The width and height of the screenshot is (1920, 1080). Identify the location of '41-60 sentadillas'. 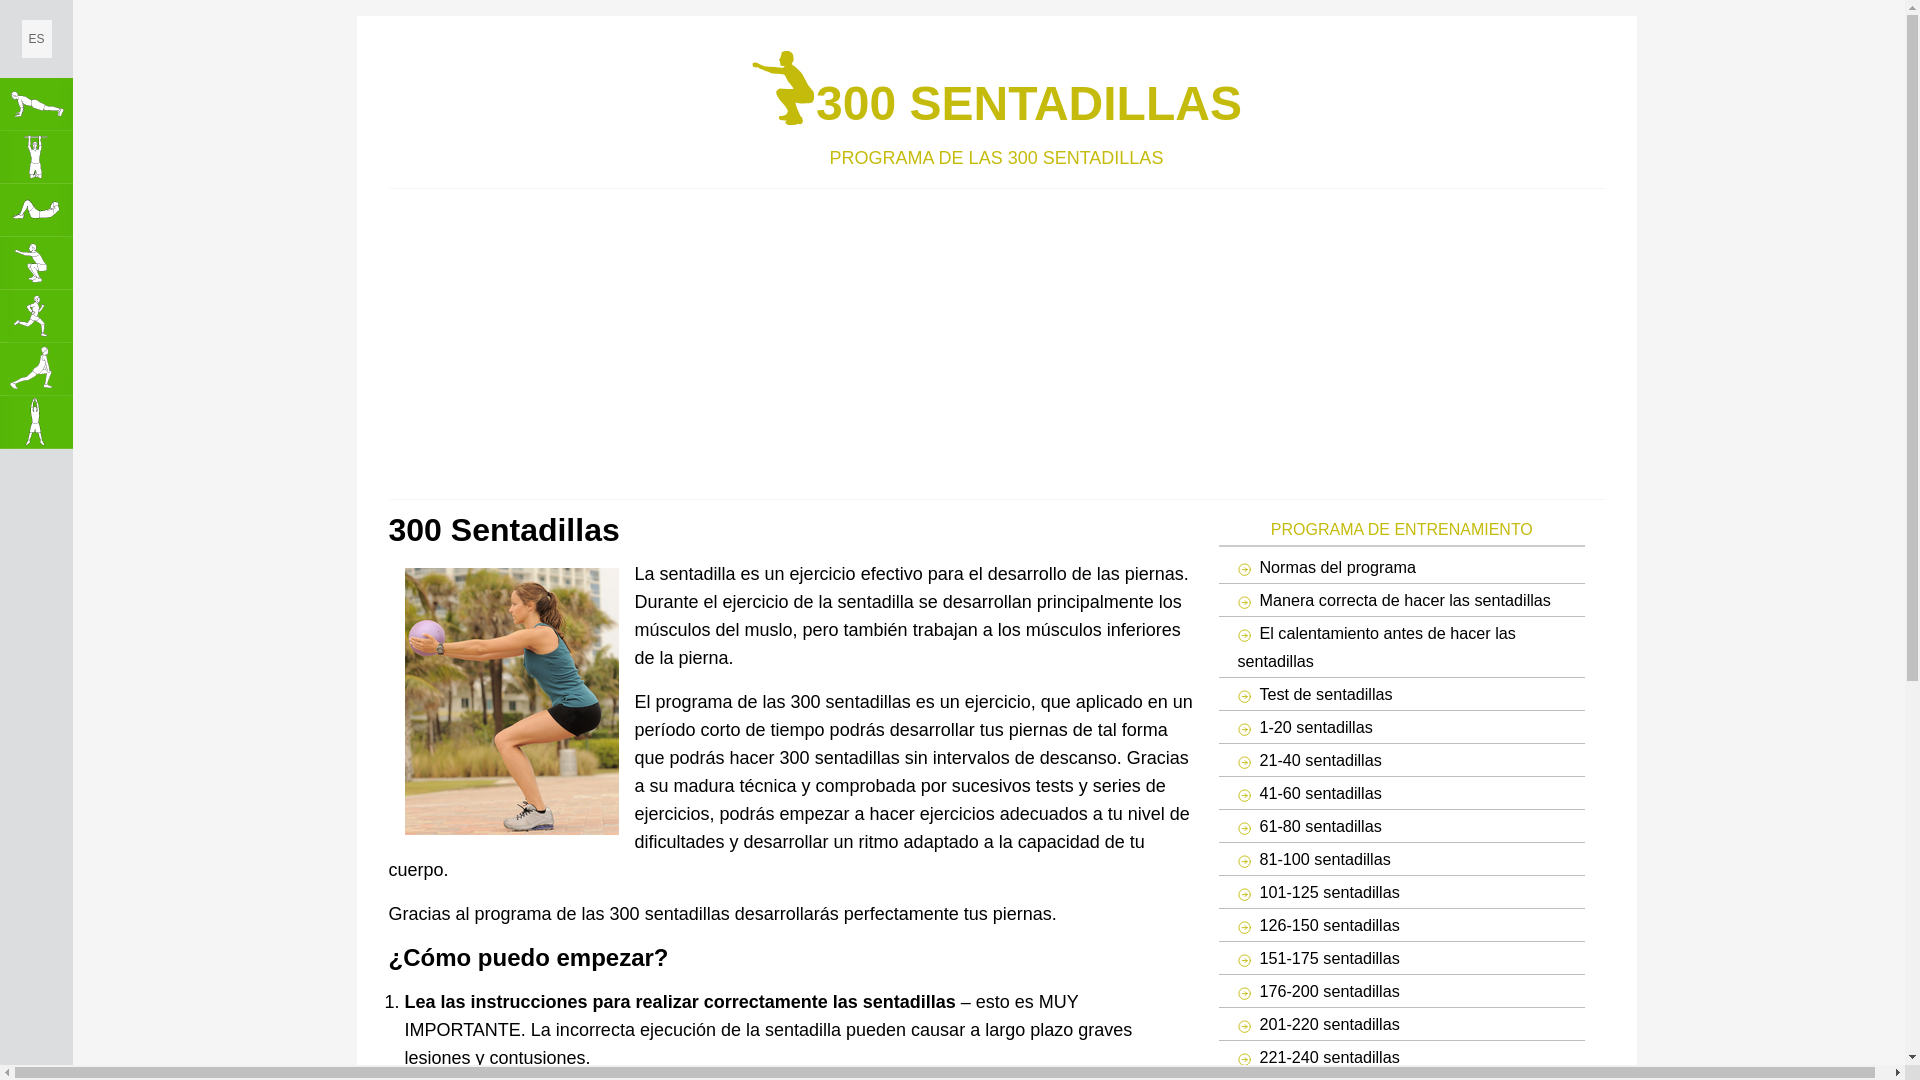
(1400, 792).